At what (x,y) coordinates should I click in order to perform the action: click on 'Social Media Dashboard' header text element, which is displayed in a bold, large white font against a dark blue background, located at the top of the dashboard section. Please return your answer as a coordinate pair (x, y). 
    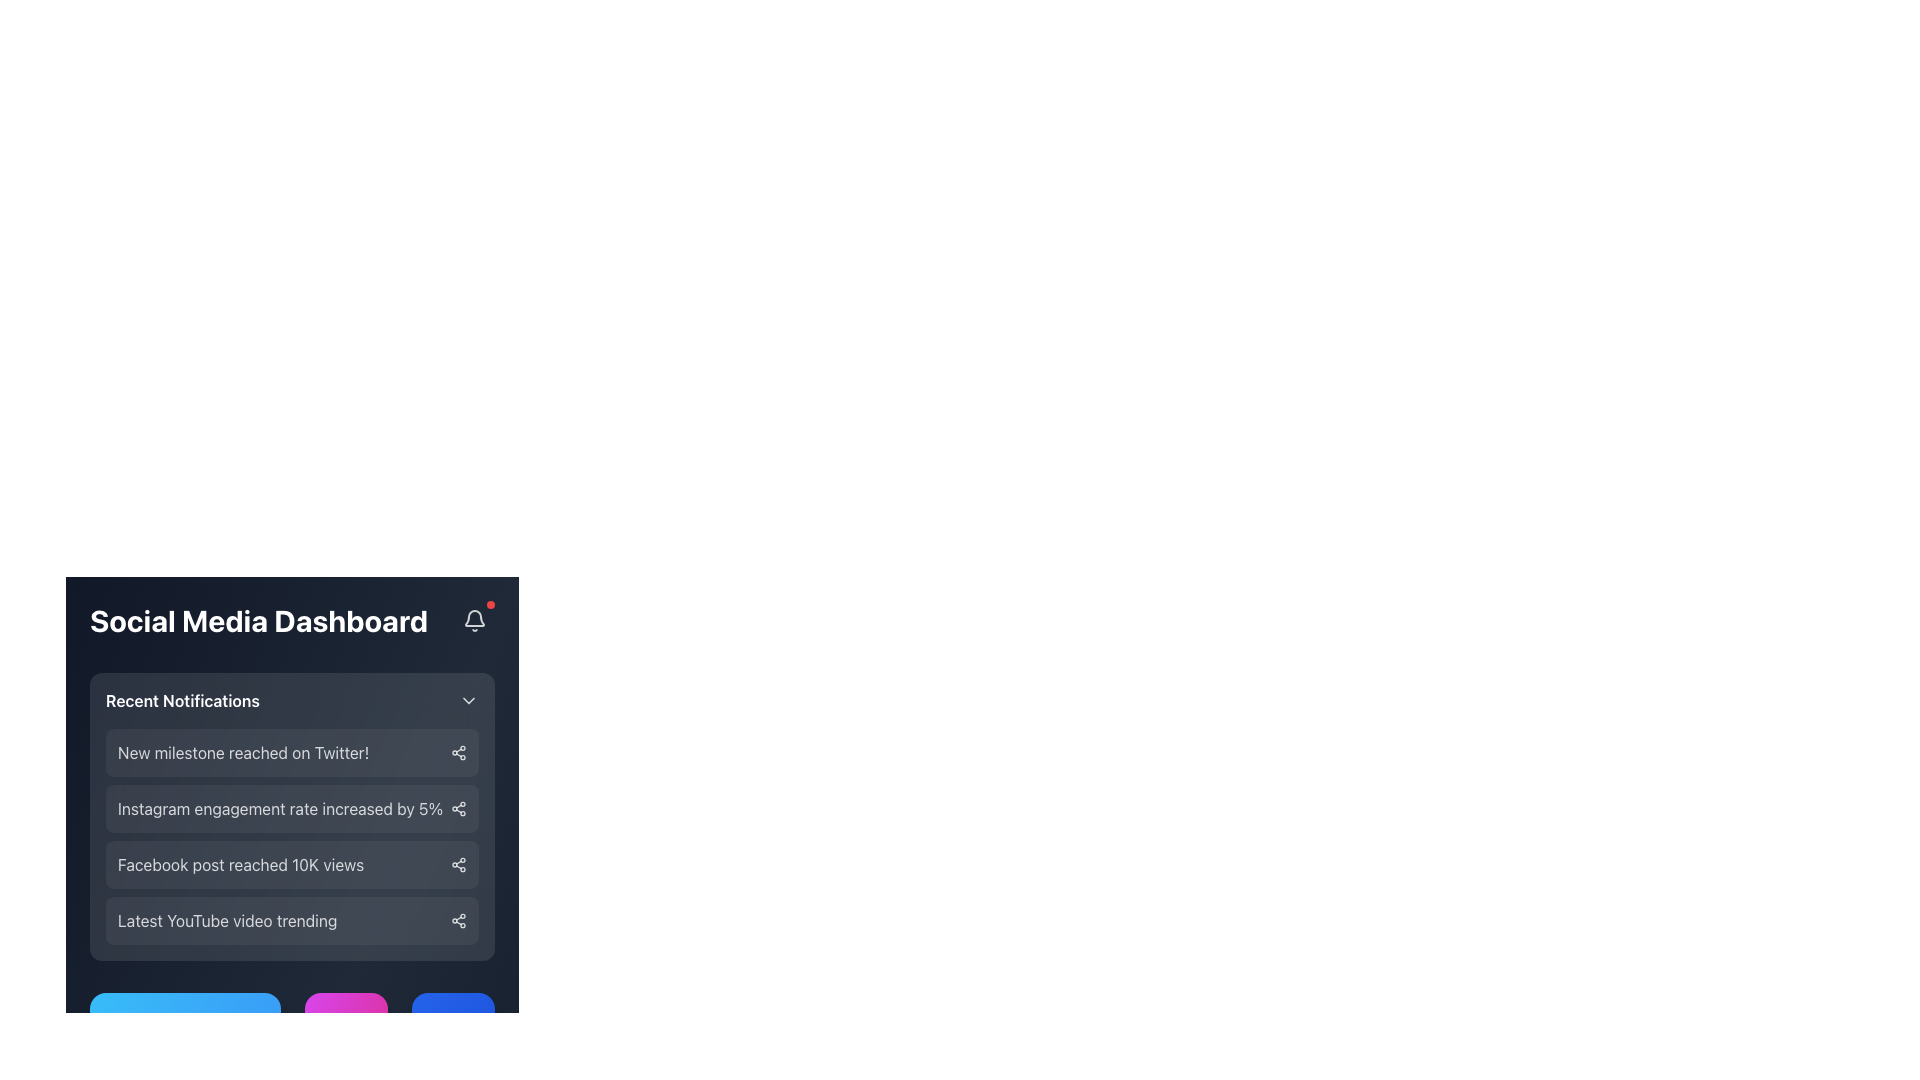
    Looking at the image, I should click on (258, 620).